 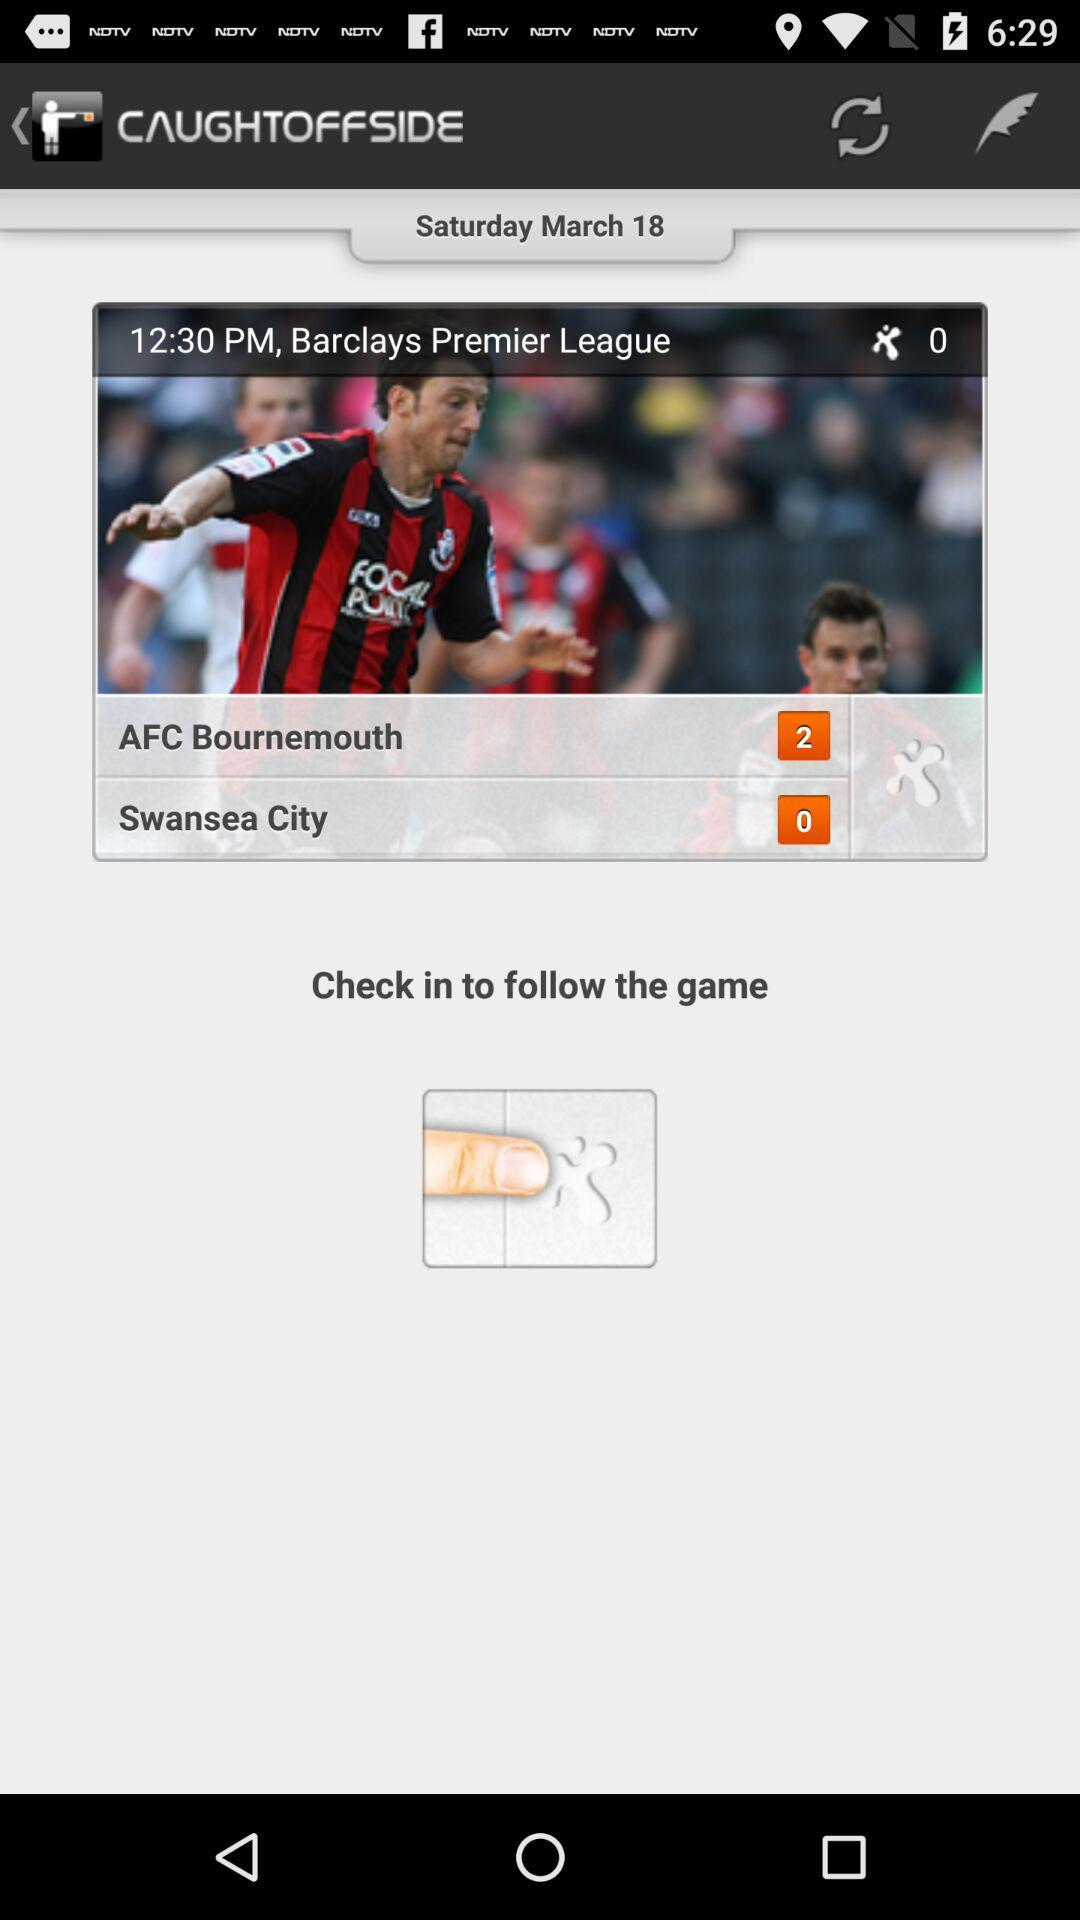 What do you see at coordinates (802, 735) in the screenshot?
I see `2` at bounding box center [802, 735].